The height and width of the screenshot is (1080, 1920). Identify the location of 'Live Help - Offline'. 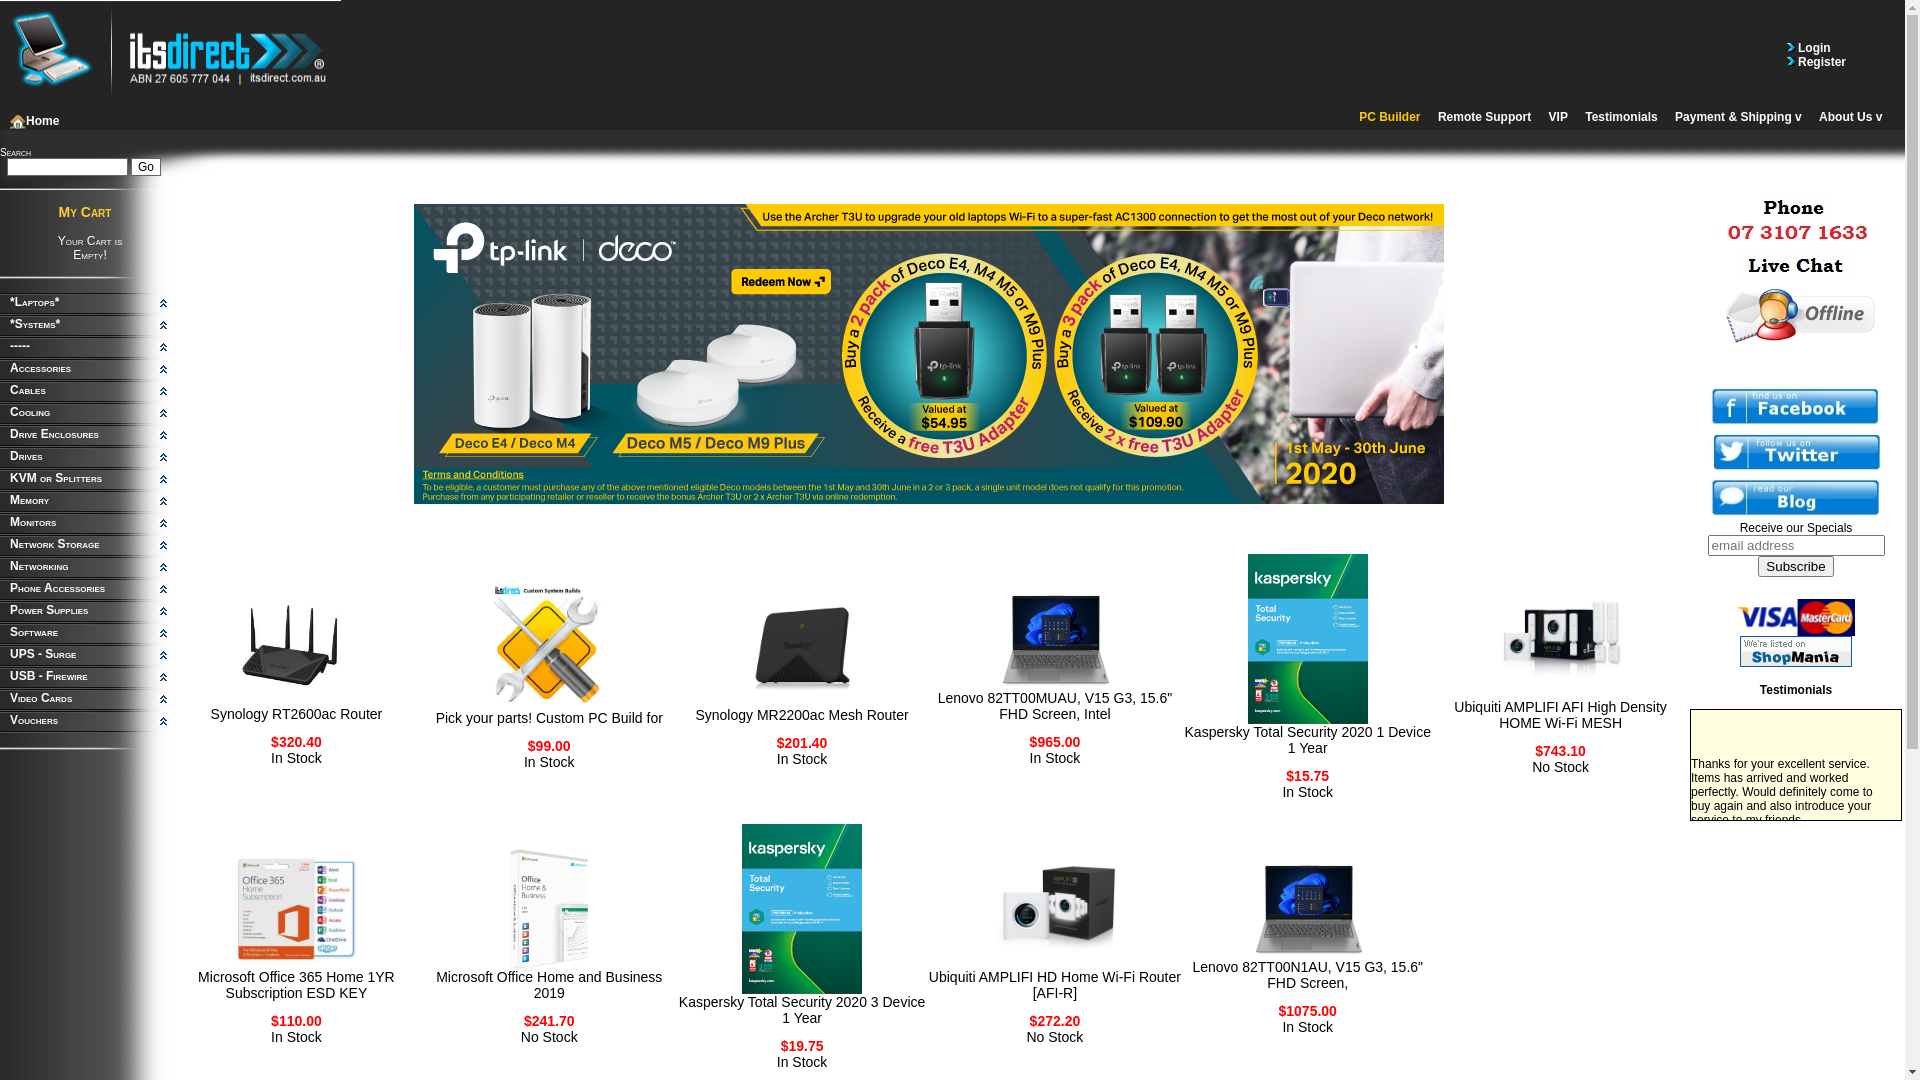
(1795, 313).